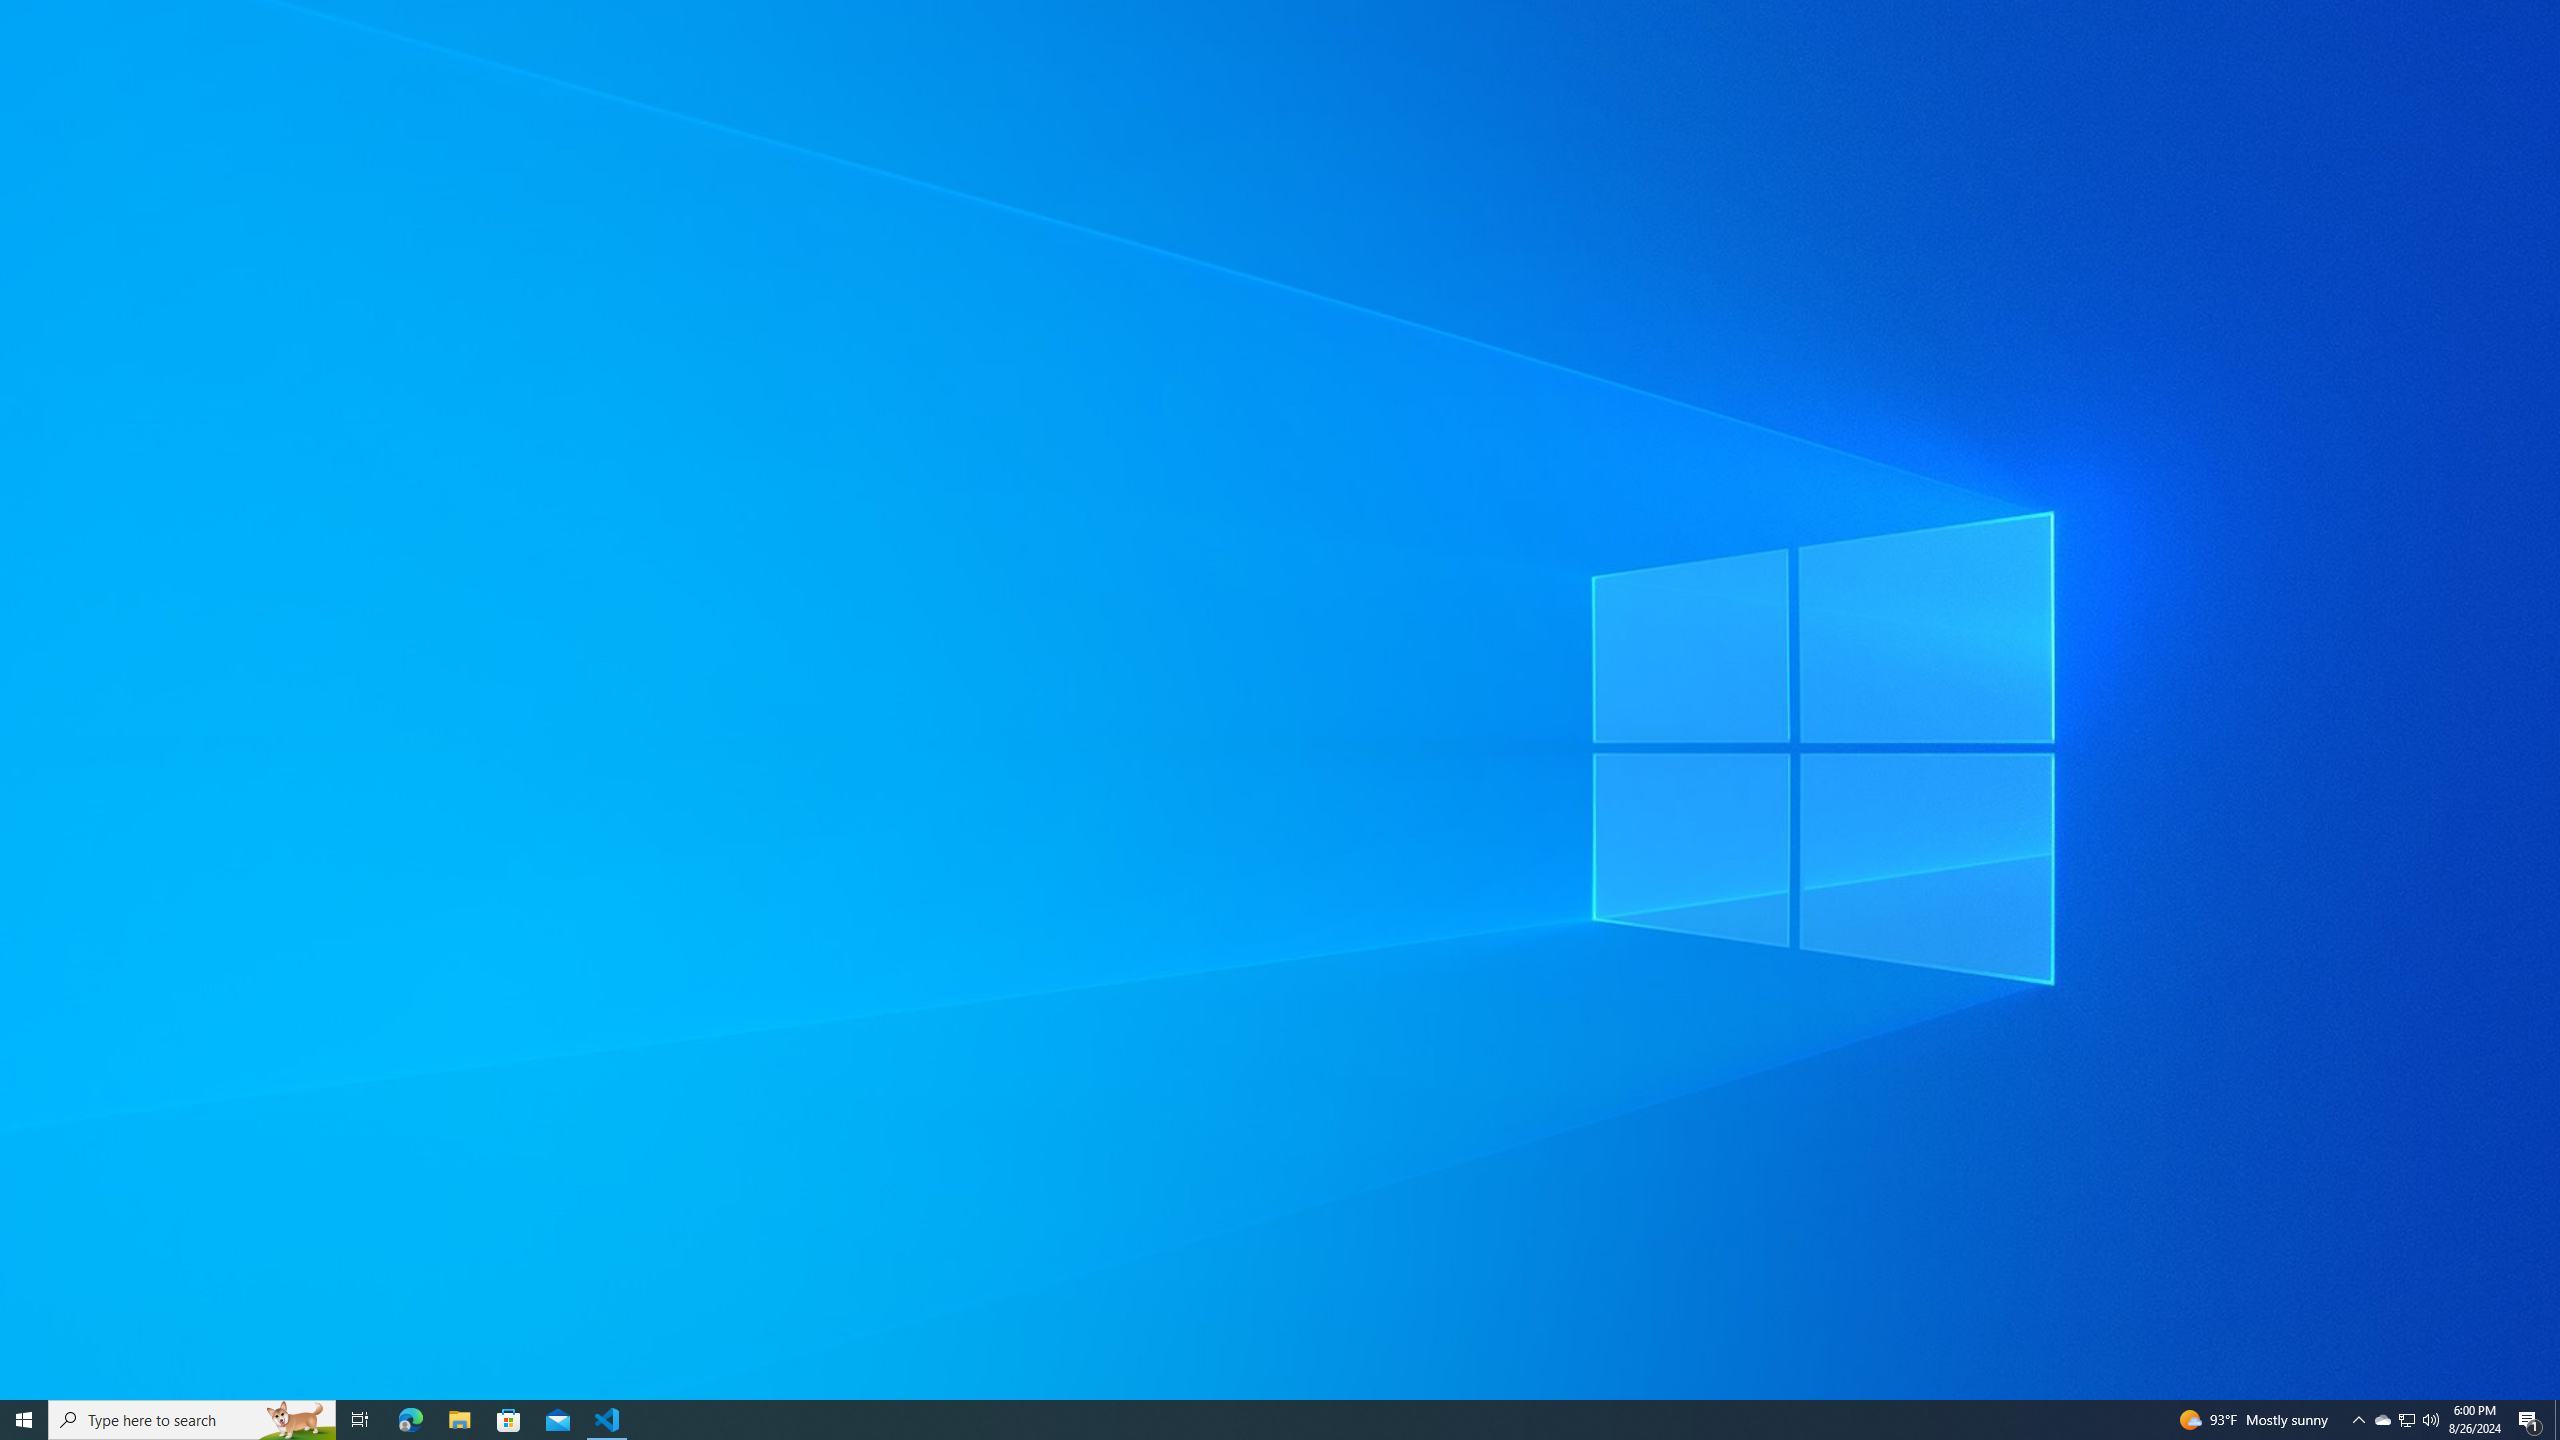 Image resolution: width=2560 pixels, height=1440 pixels. Describe the element at coordinates (2359, 1418) in the screenshot. I see `'Notification Chevron'` at that location.